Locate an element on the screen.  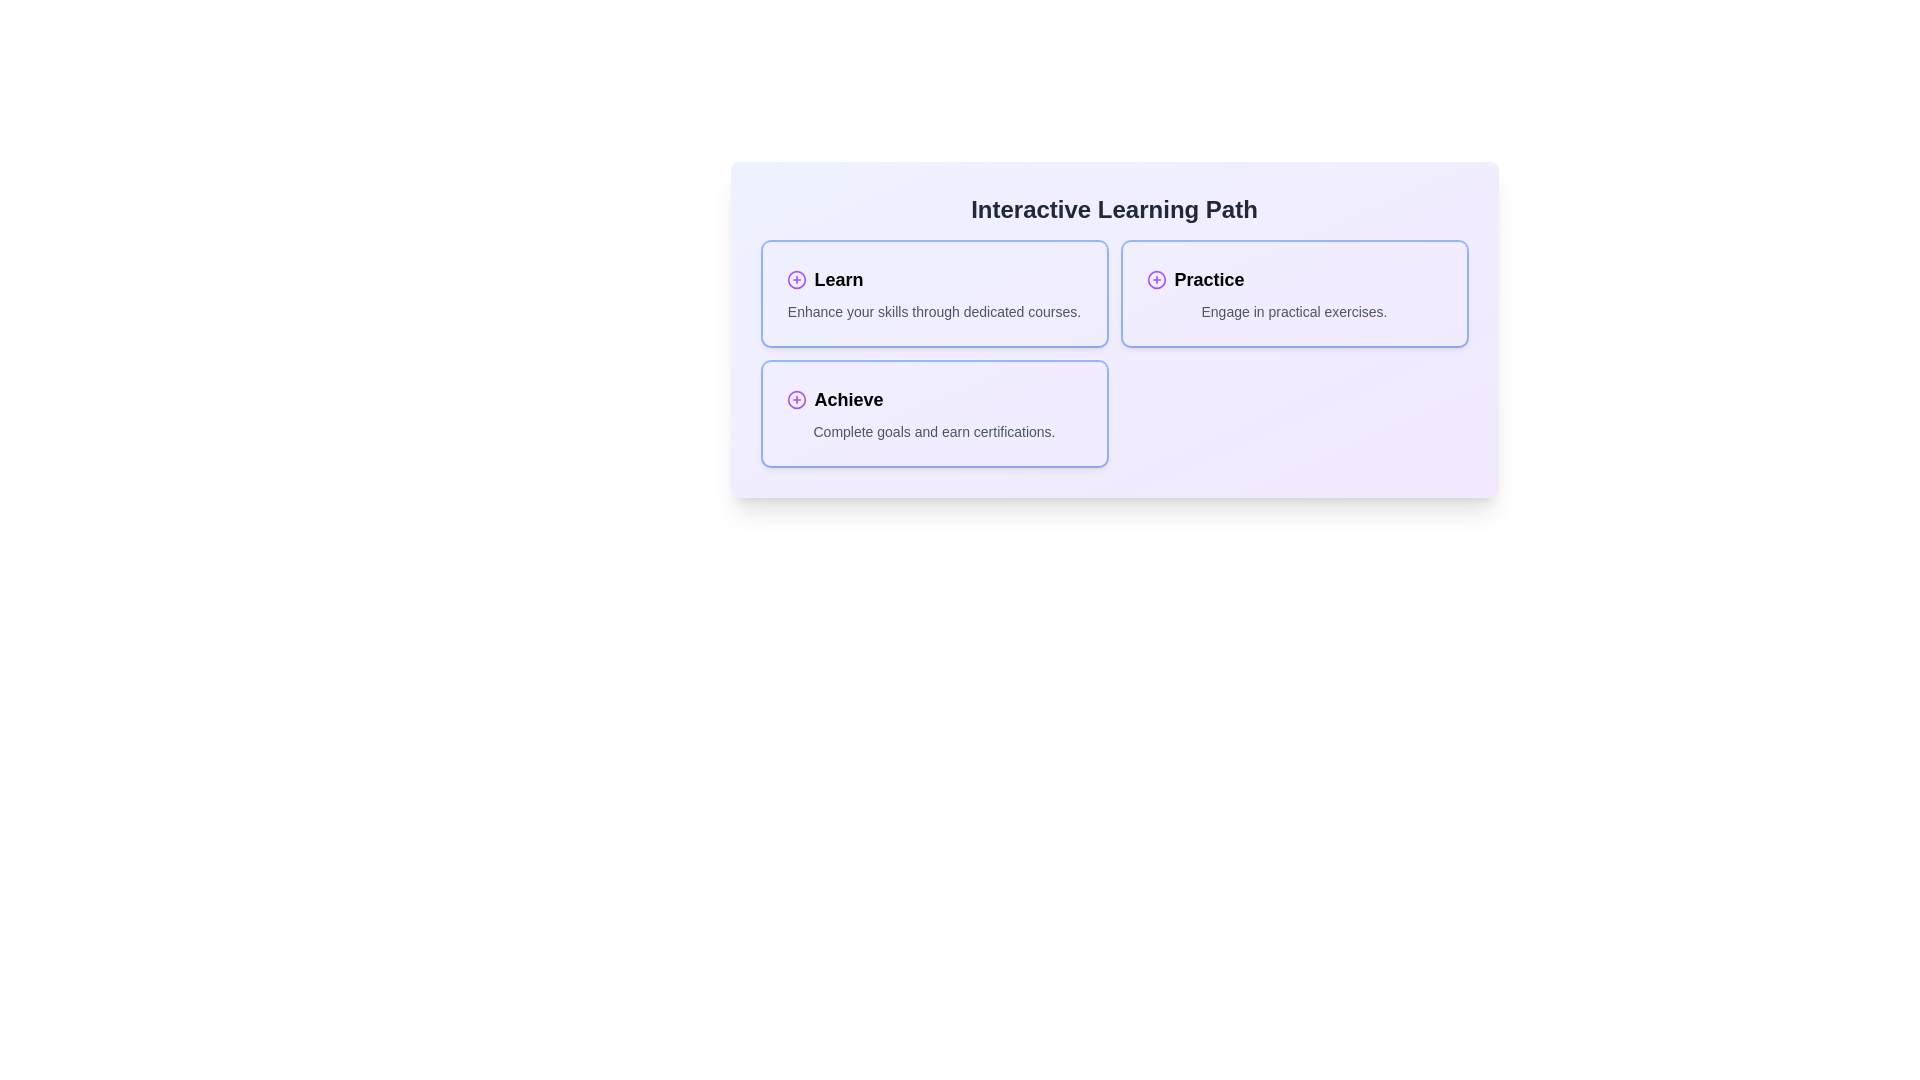
the decorative SVG Circle that is positioned to the left of the 'Achieve' text is located at coordinates (795, 400).